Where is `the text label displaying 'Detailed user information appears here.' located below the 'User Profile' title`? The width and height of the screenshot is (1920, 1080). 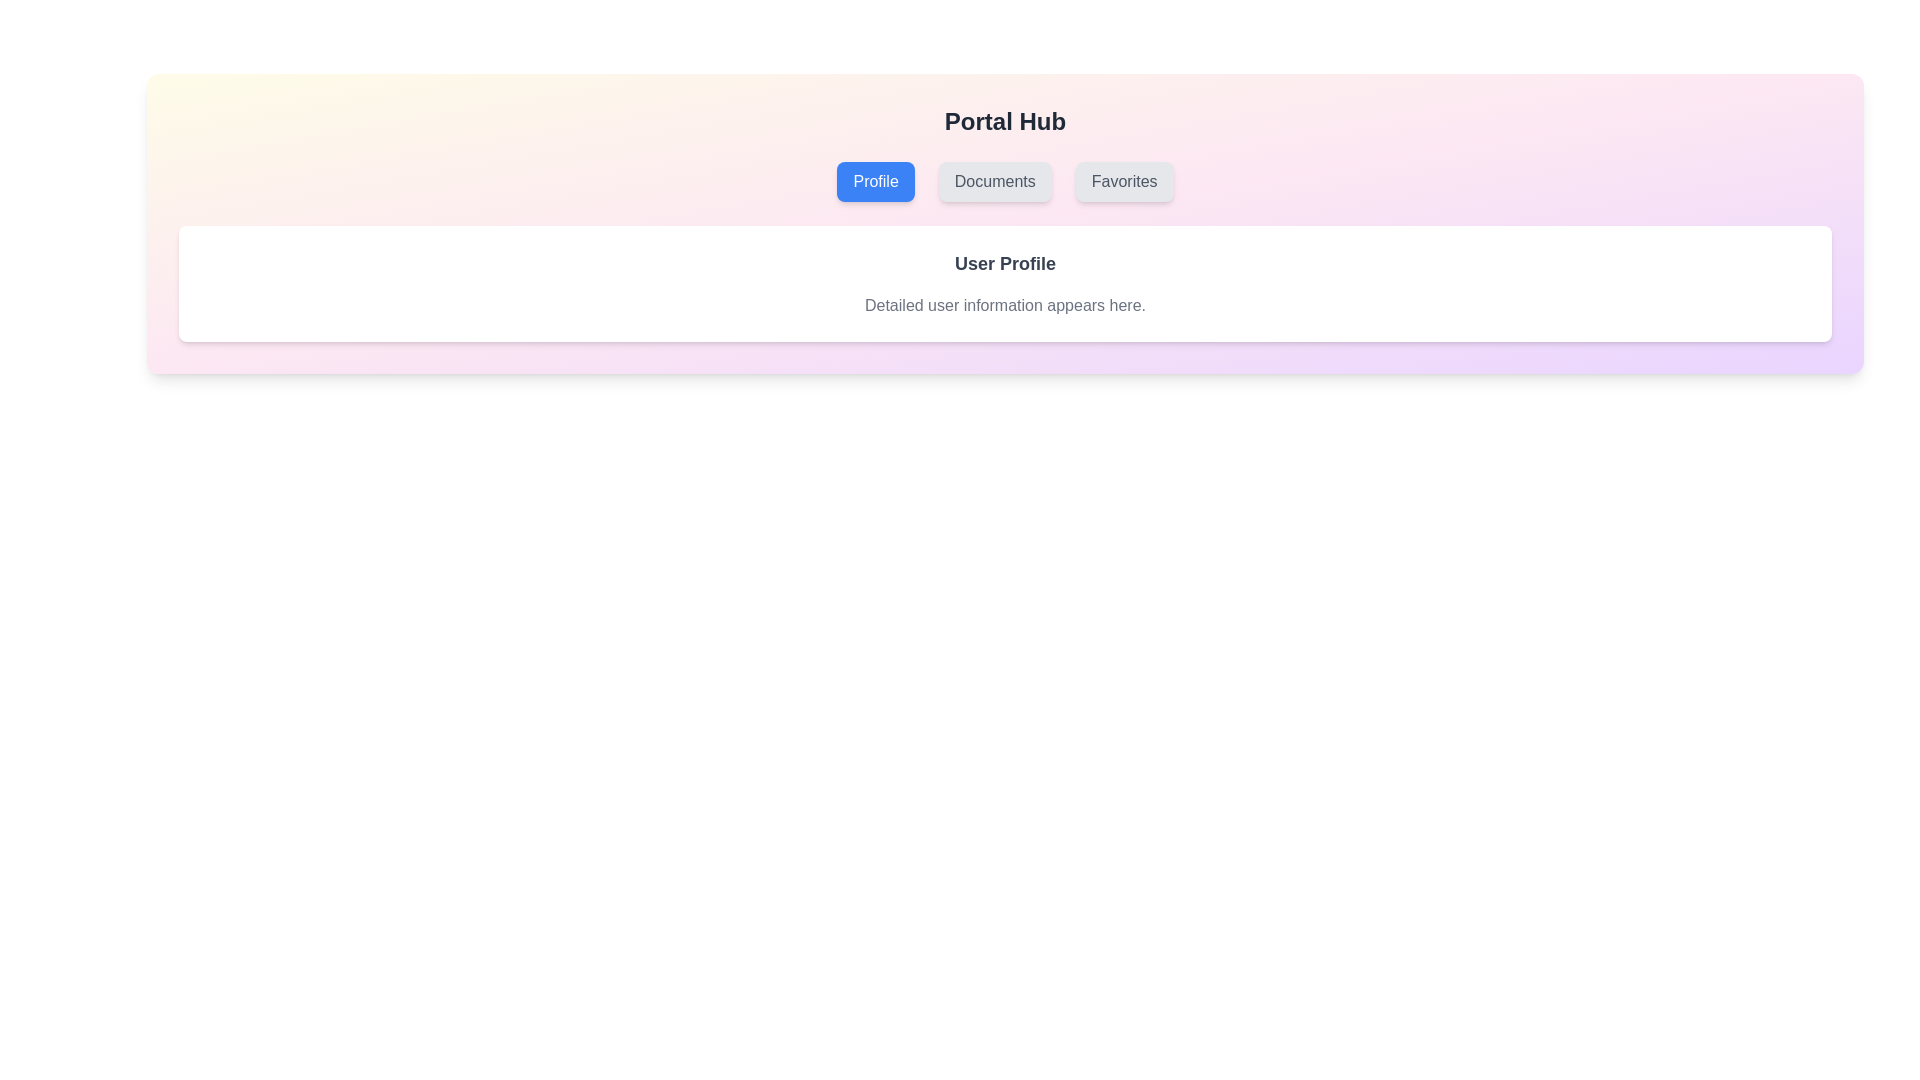 the text label displaying 'Detailed user information appears here.' located below the 'User Profile' title is located at coordinates (1005, 305).